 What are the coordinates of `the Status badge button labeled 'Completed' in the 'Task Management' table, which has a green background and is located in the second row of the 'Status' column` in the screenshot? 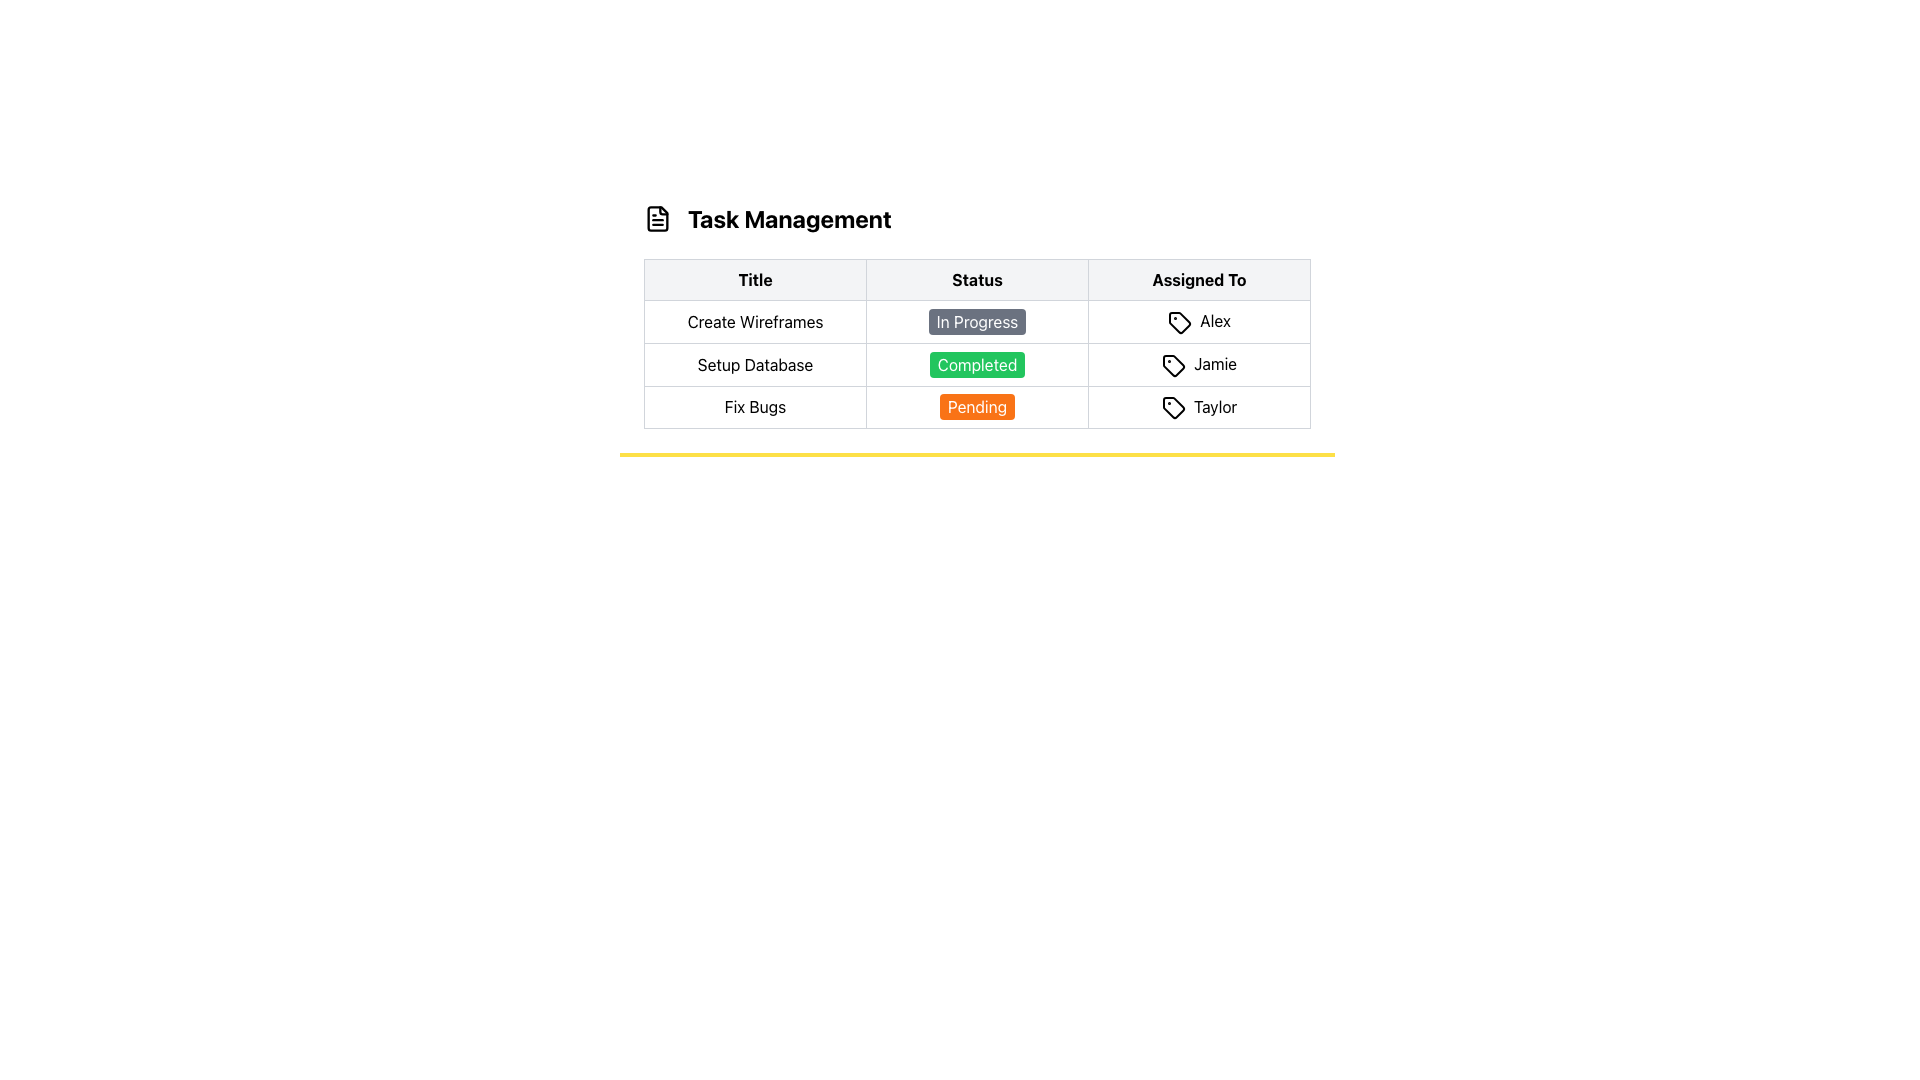 It's located at (977, 364).